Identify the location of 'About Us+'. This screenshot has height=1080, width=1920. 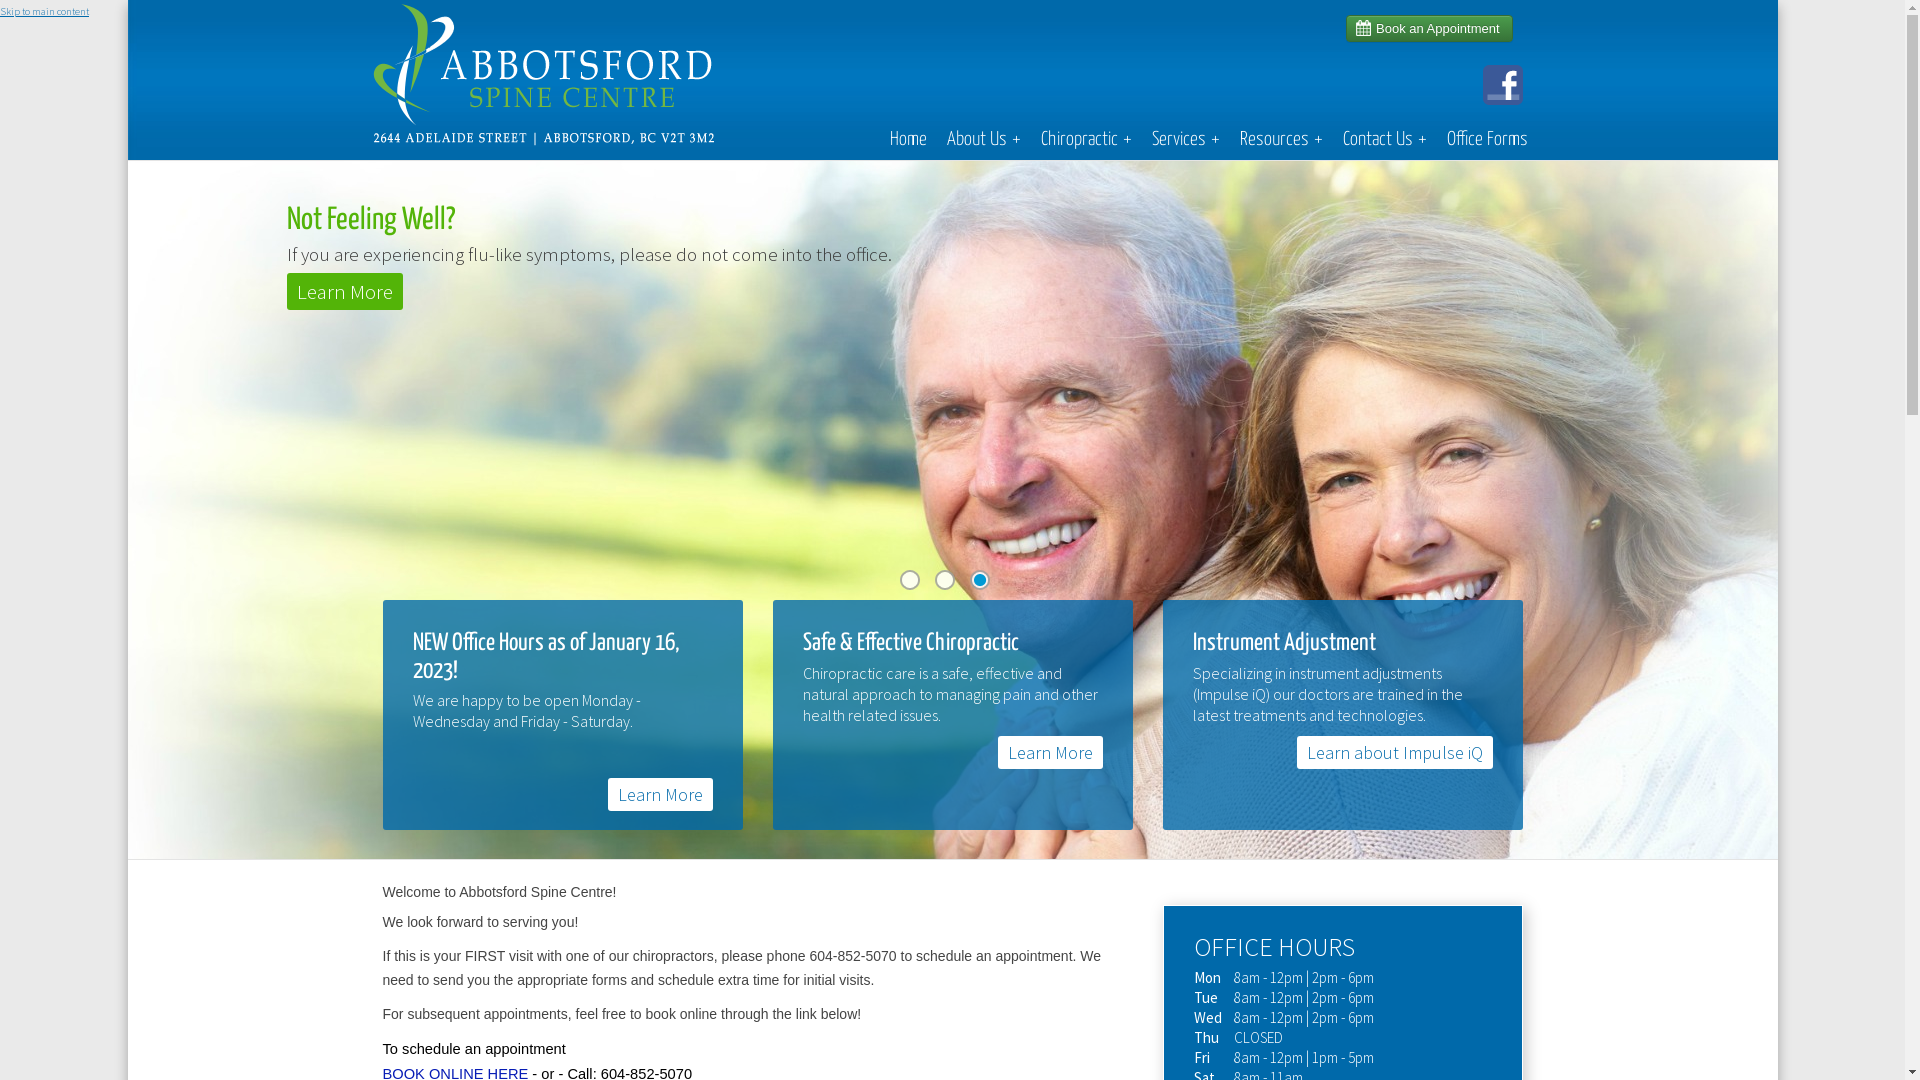
(983, 138).